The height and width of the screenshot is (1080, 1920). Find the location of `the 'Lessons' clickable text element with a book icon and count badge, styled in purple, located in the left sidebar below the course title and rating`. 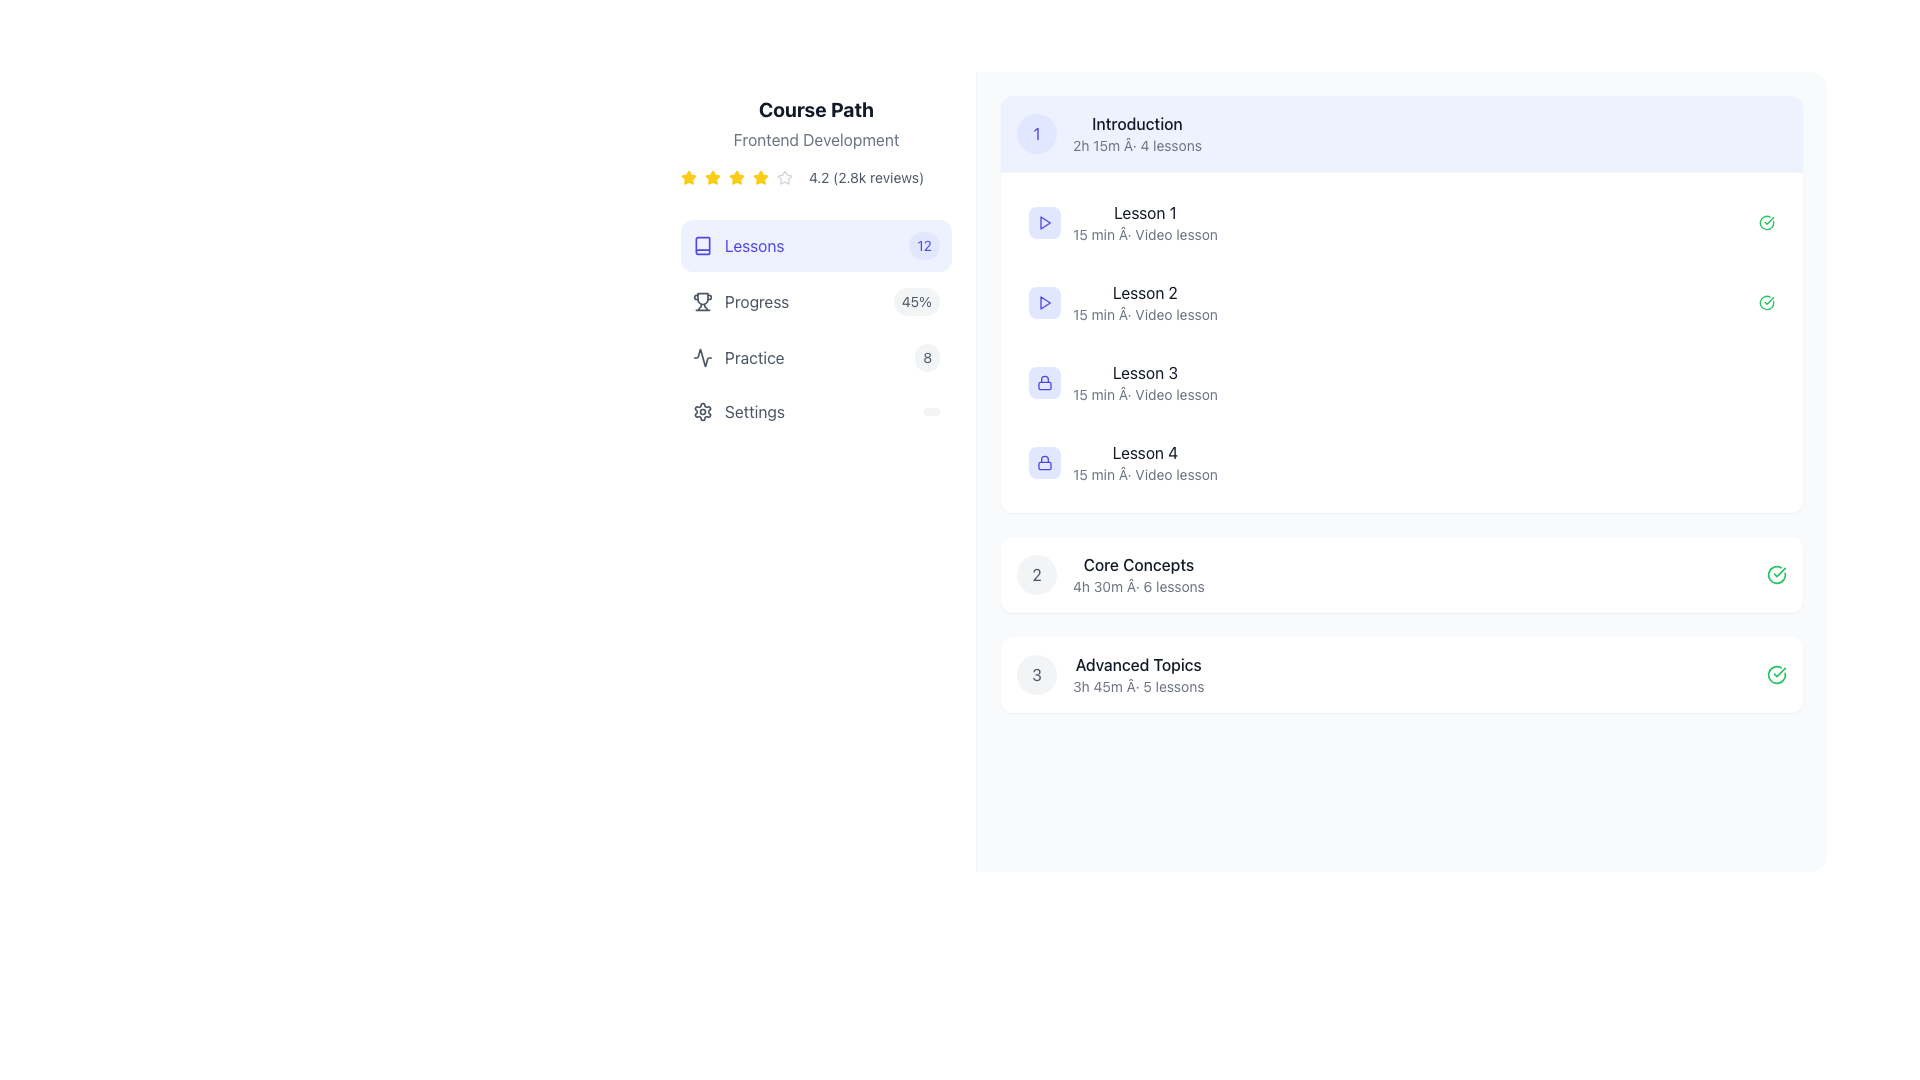

the 'Lessons' clickable text element with a book icon and count badge, styled in purple, located in the left sidebar below the course title and rating is located at coordinates (737, 245).